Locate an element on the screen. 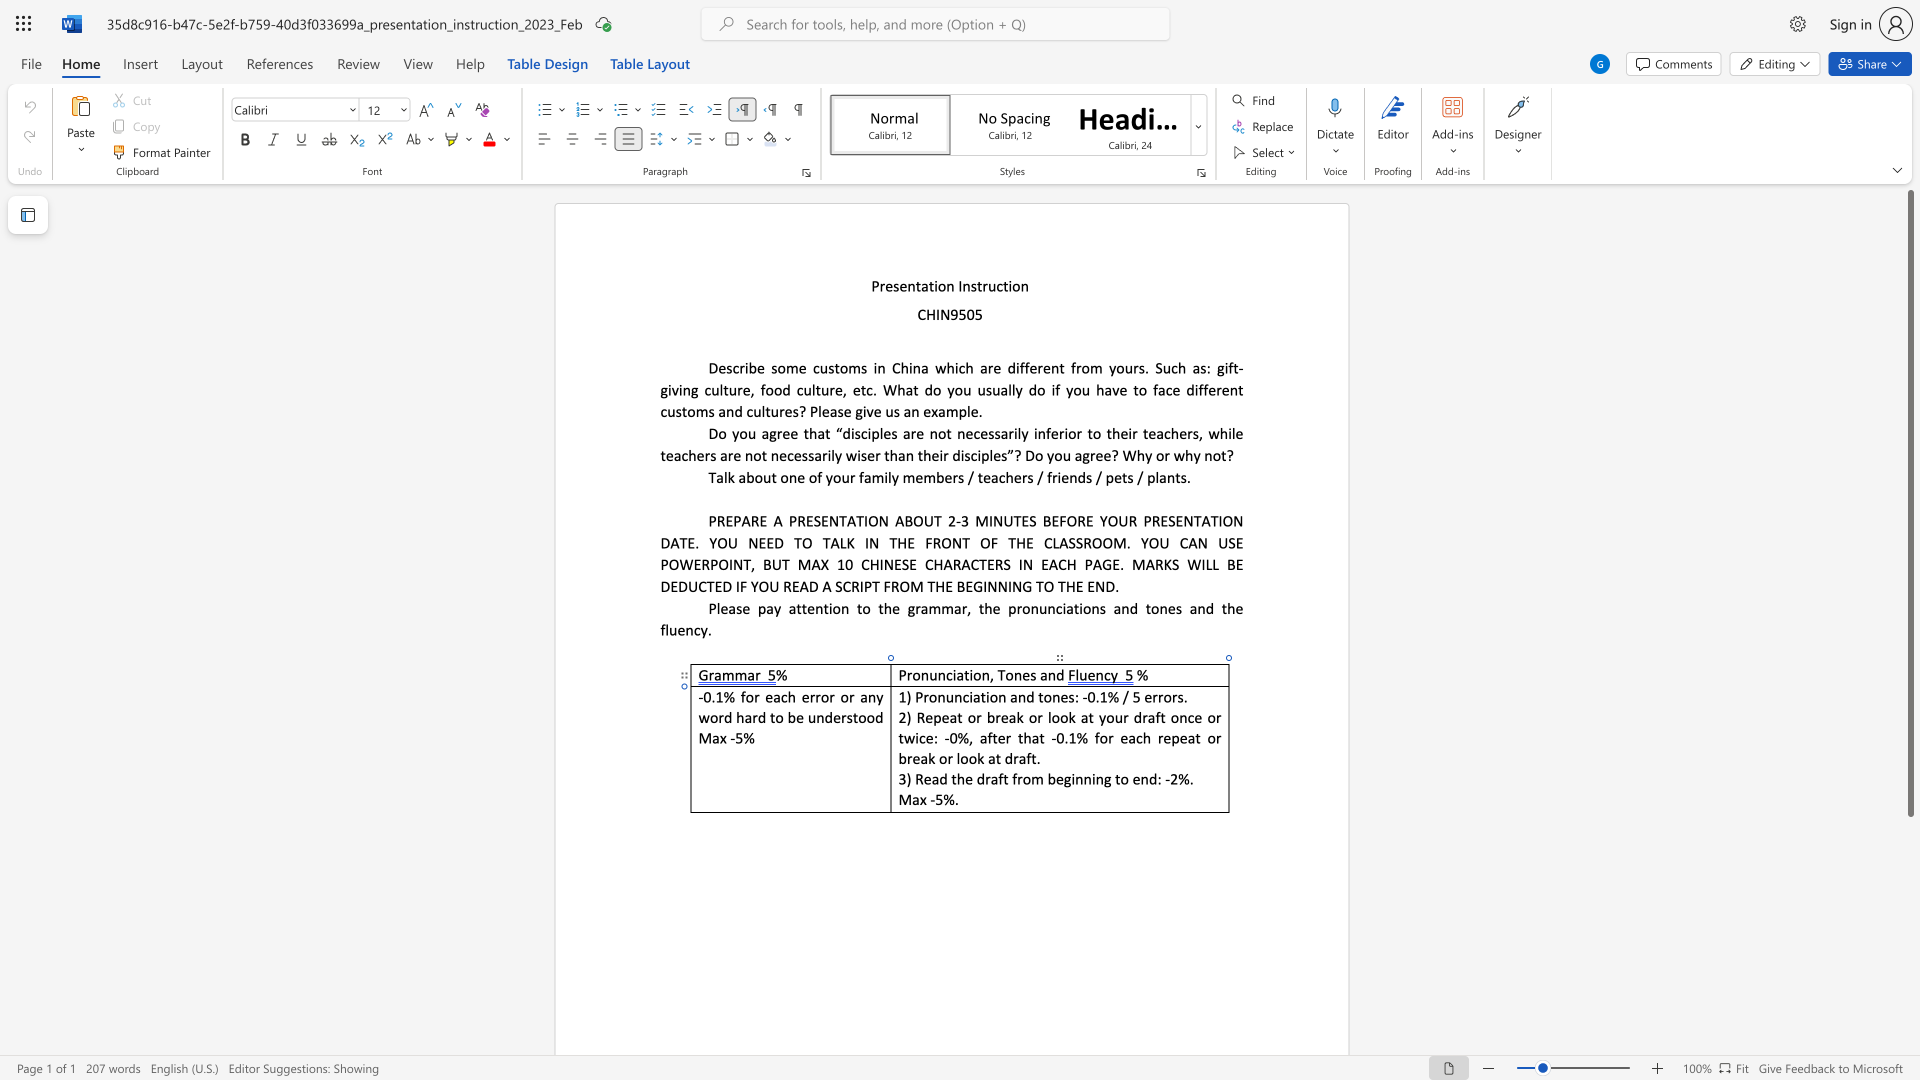 The height and width of the screenshot is (1080, 1920). the 2th character "o" in the text is located at coordinates (825, 696).